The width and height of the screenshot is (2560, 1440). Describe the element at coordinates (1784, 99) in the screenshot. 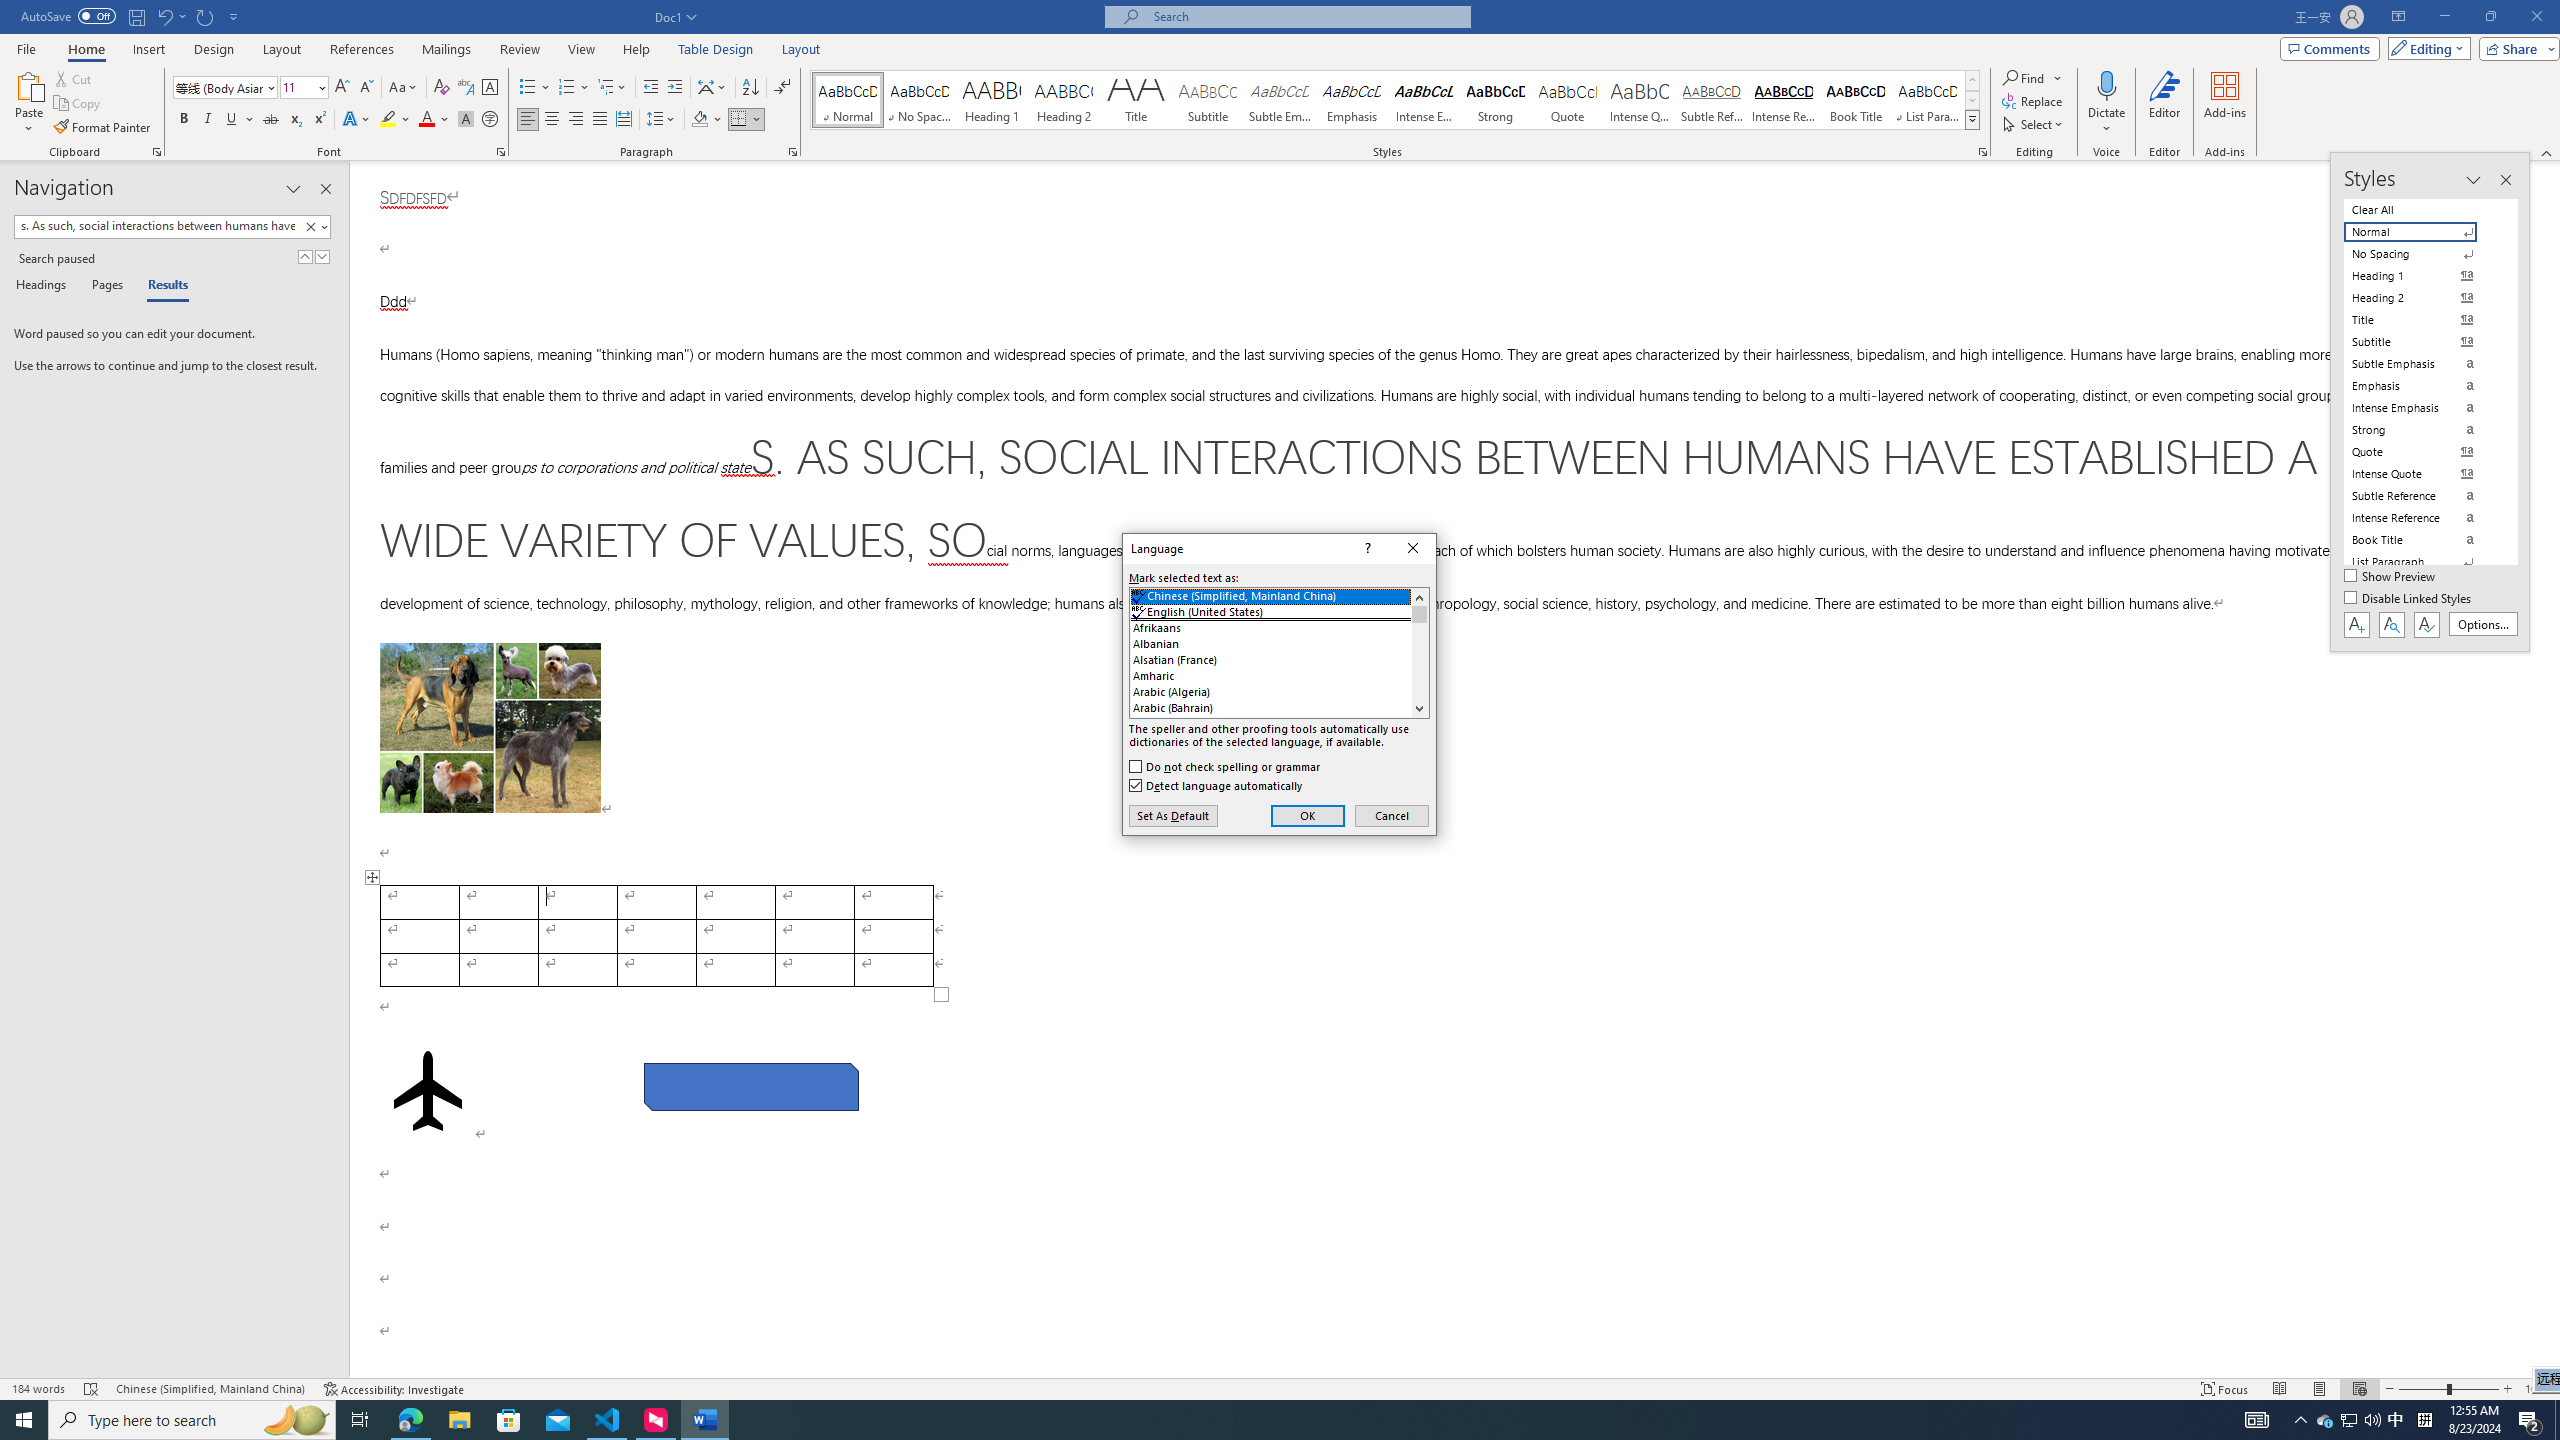

I see `'Intense Reference'` at that location.